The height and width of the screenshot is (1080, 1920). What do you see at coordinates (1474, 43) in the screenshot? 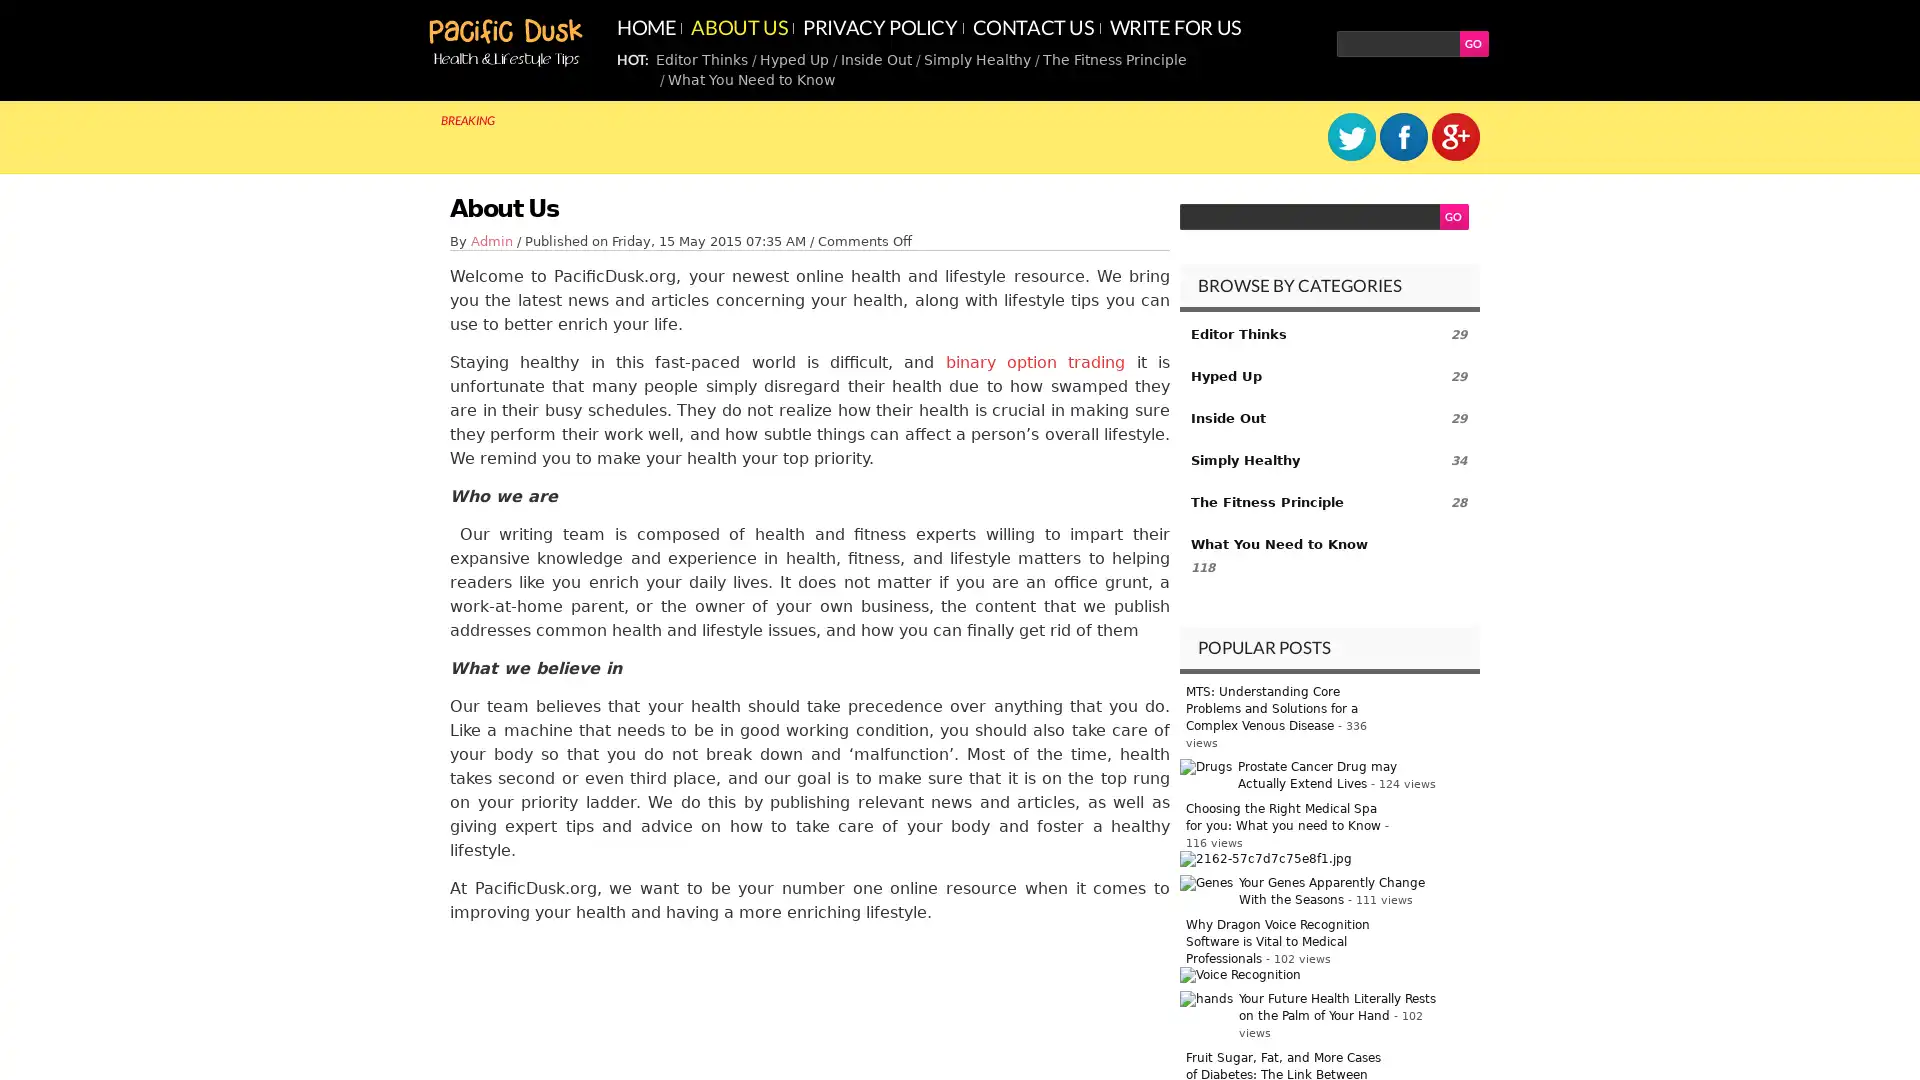
I see `GO` at bounding box center [1474, 43].